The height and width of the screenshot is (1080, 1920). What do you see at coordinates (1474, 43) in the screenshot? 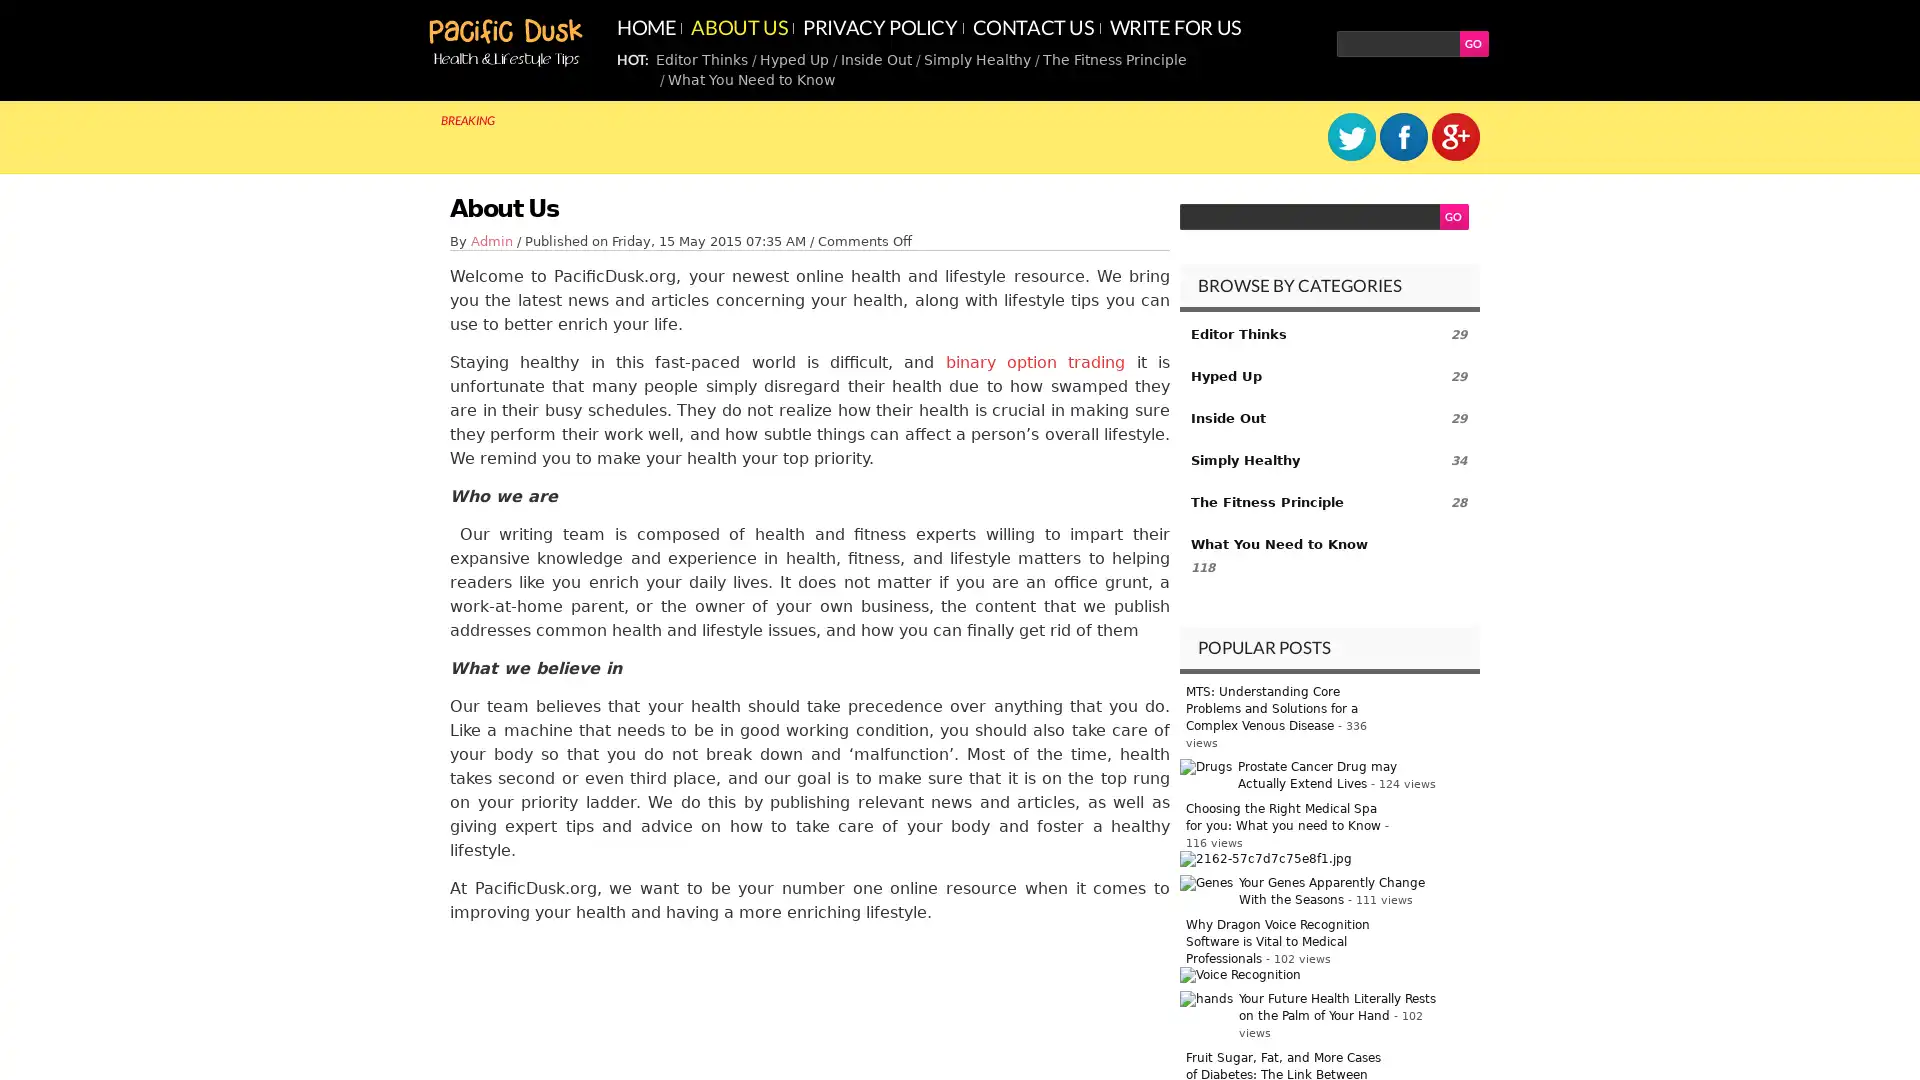
I see `GO` at bounding box center [1474, 43].